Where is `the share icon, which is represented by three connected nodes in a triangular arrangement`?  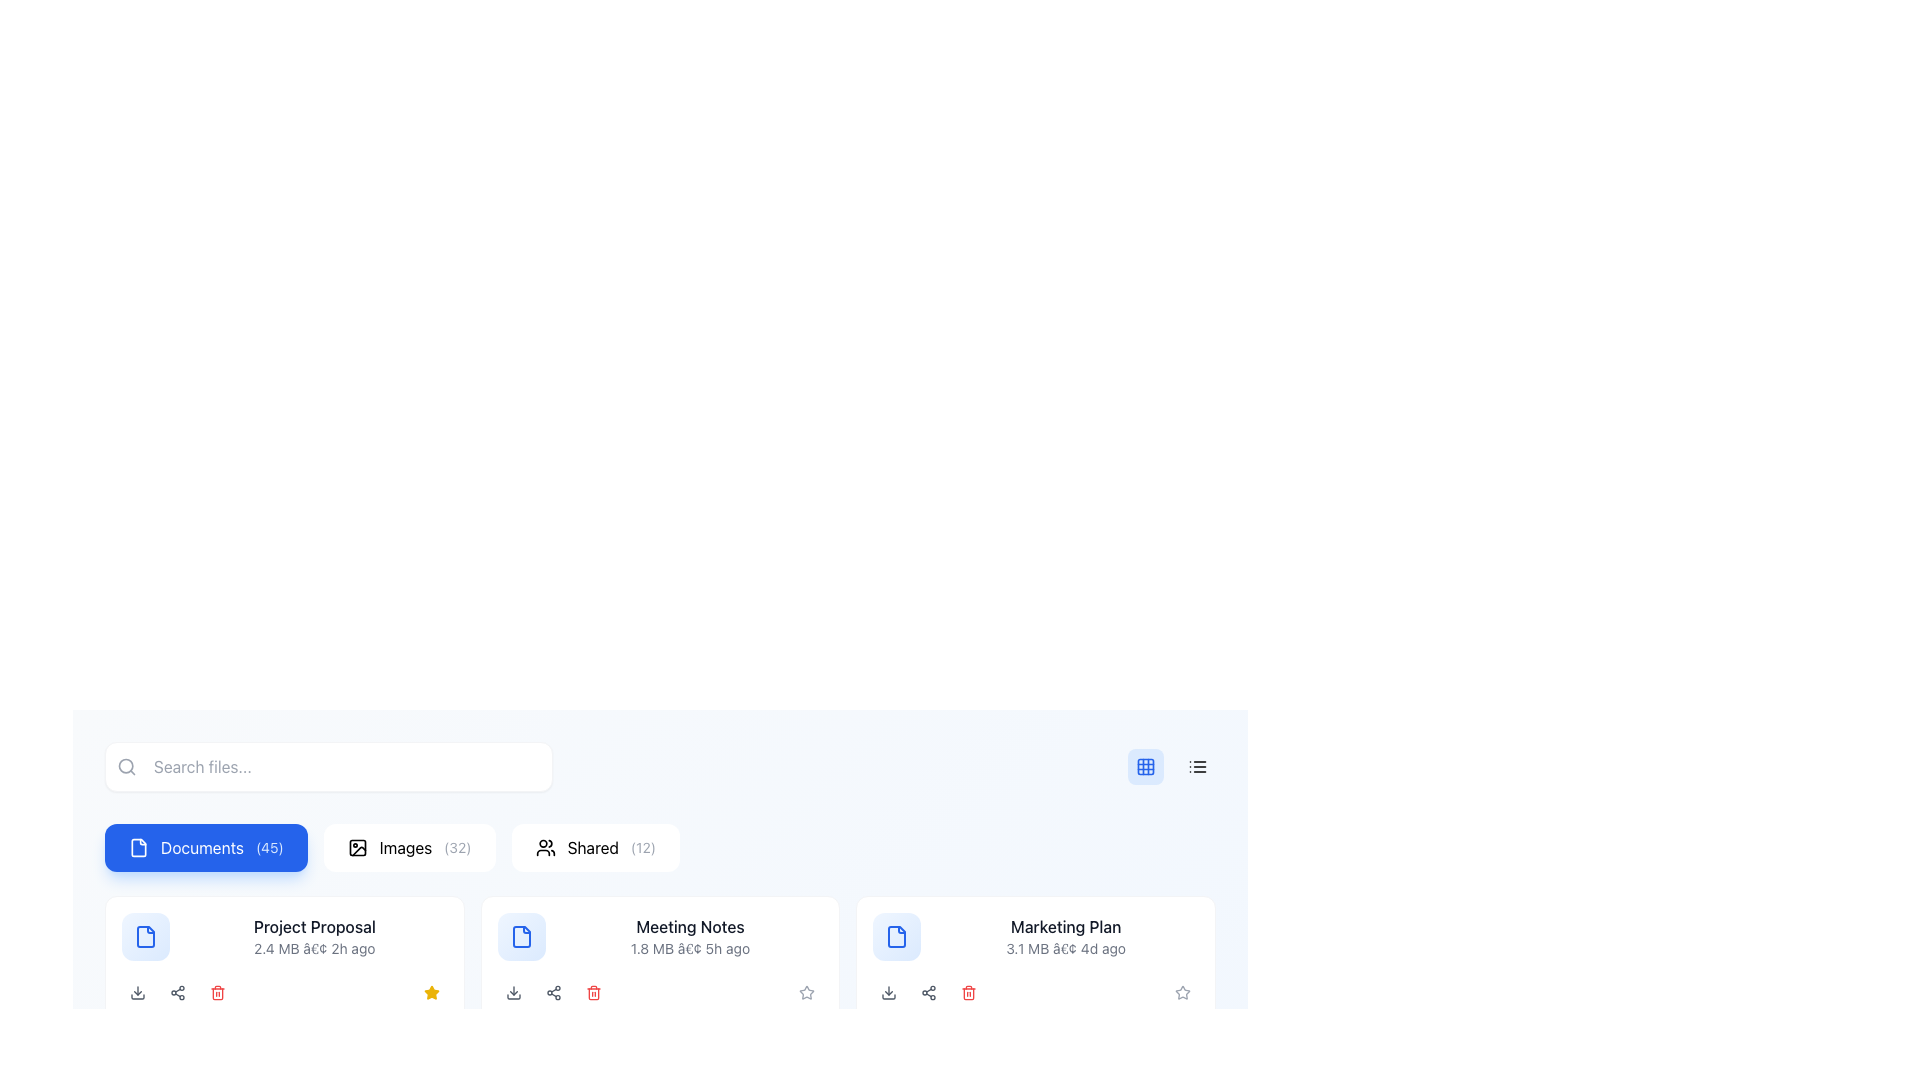 the share icon, which is represented by three connected nodes in a triangular arrangement is located at coordinates (553, 992).